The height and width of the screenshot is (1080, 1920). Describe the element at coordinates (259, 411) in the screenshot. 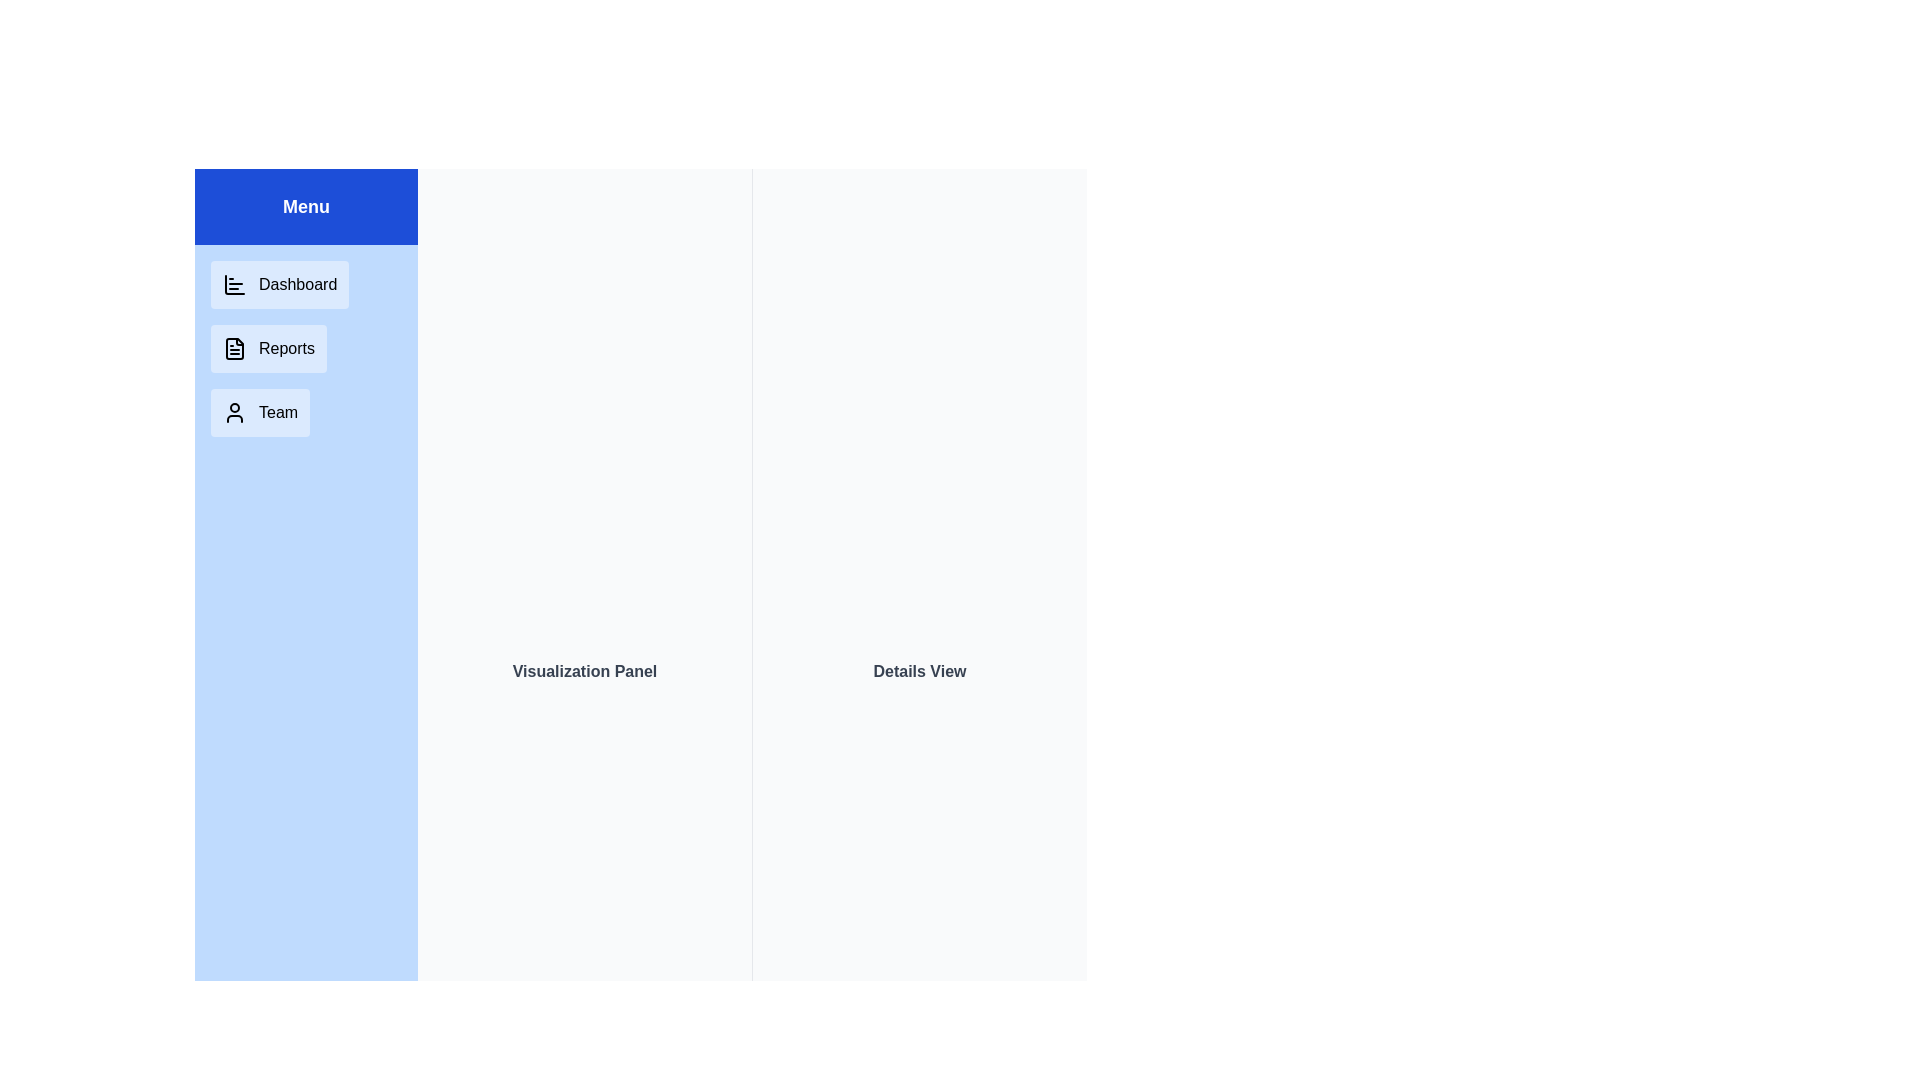

I see `the 'Team' button, which is the third item in the vertical menu under 'Menu', located below the 'Reports' button and above other menu items` at that location.